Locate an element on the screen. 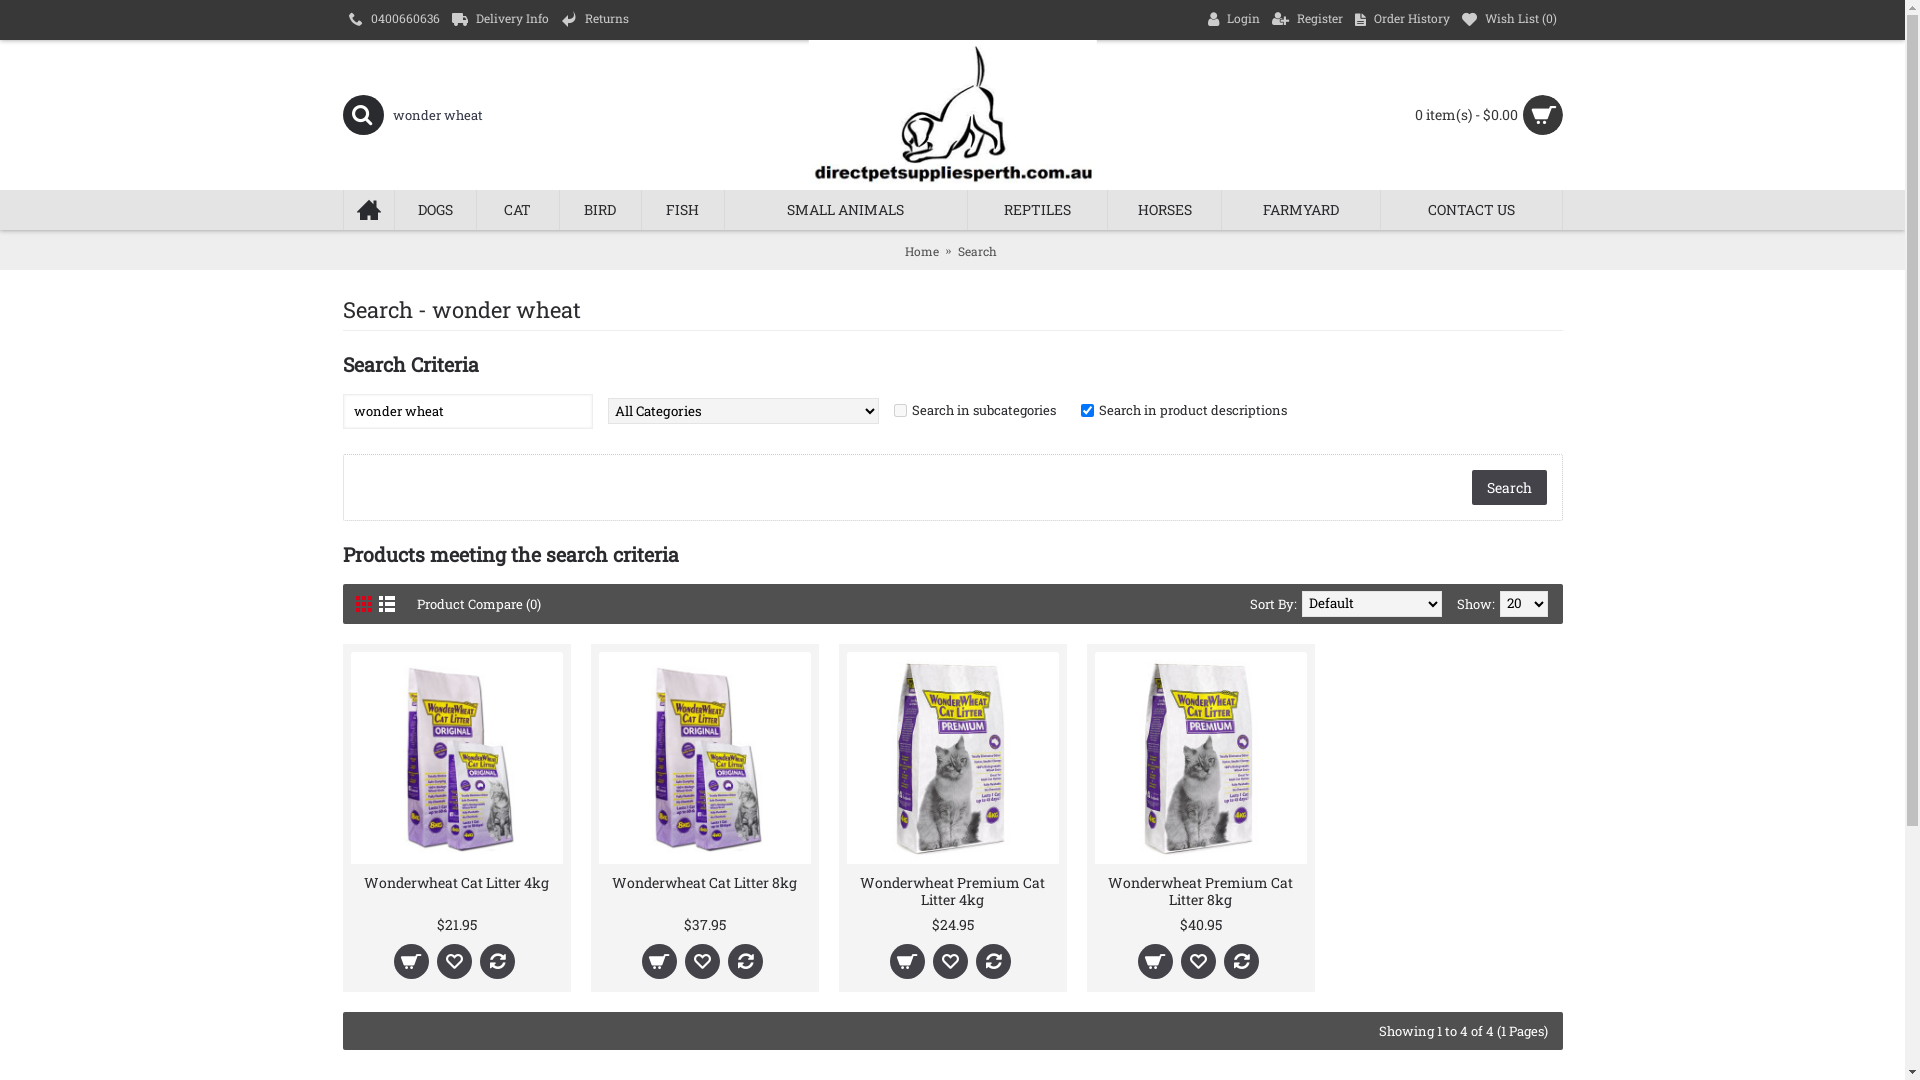  'Wonderwheat Premium Cat Litter 4kg' is located at coordinates (845, 758).